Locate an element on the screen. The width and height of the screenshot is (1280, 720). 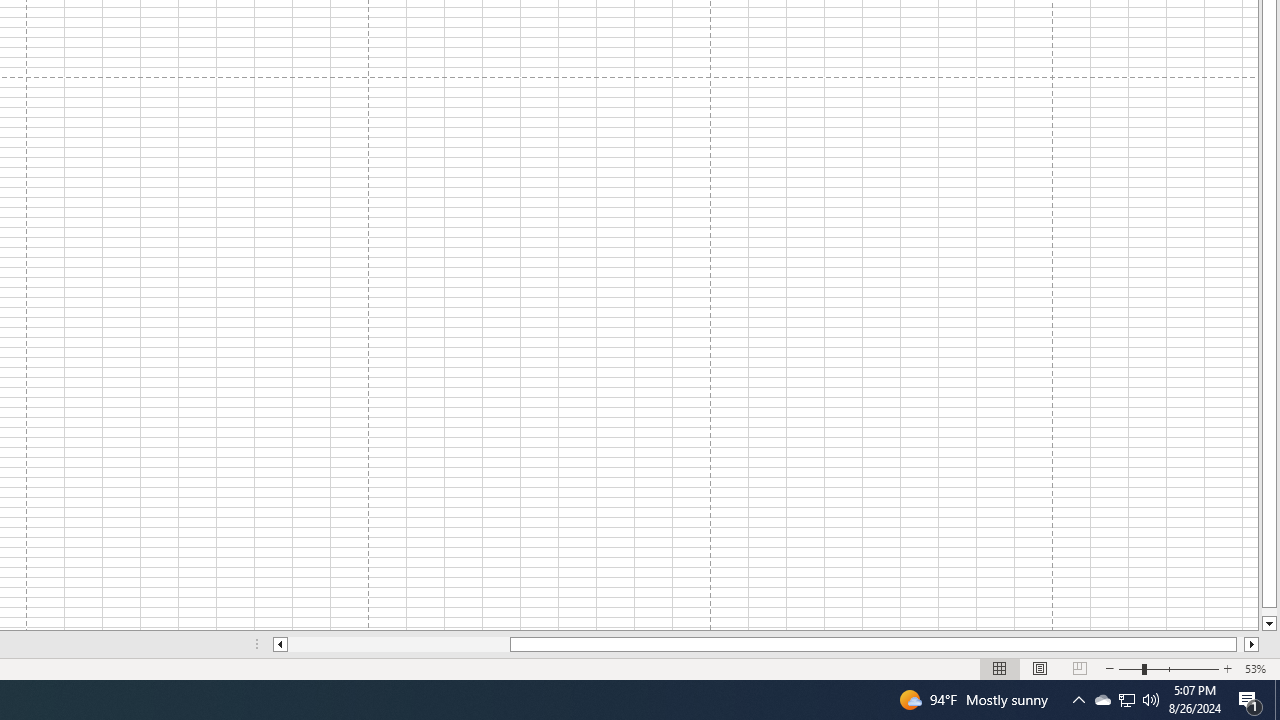
'Line down' is located at coordinates (1268, 623).